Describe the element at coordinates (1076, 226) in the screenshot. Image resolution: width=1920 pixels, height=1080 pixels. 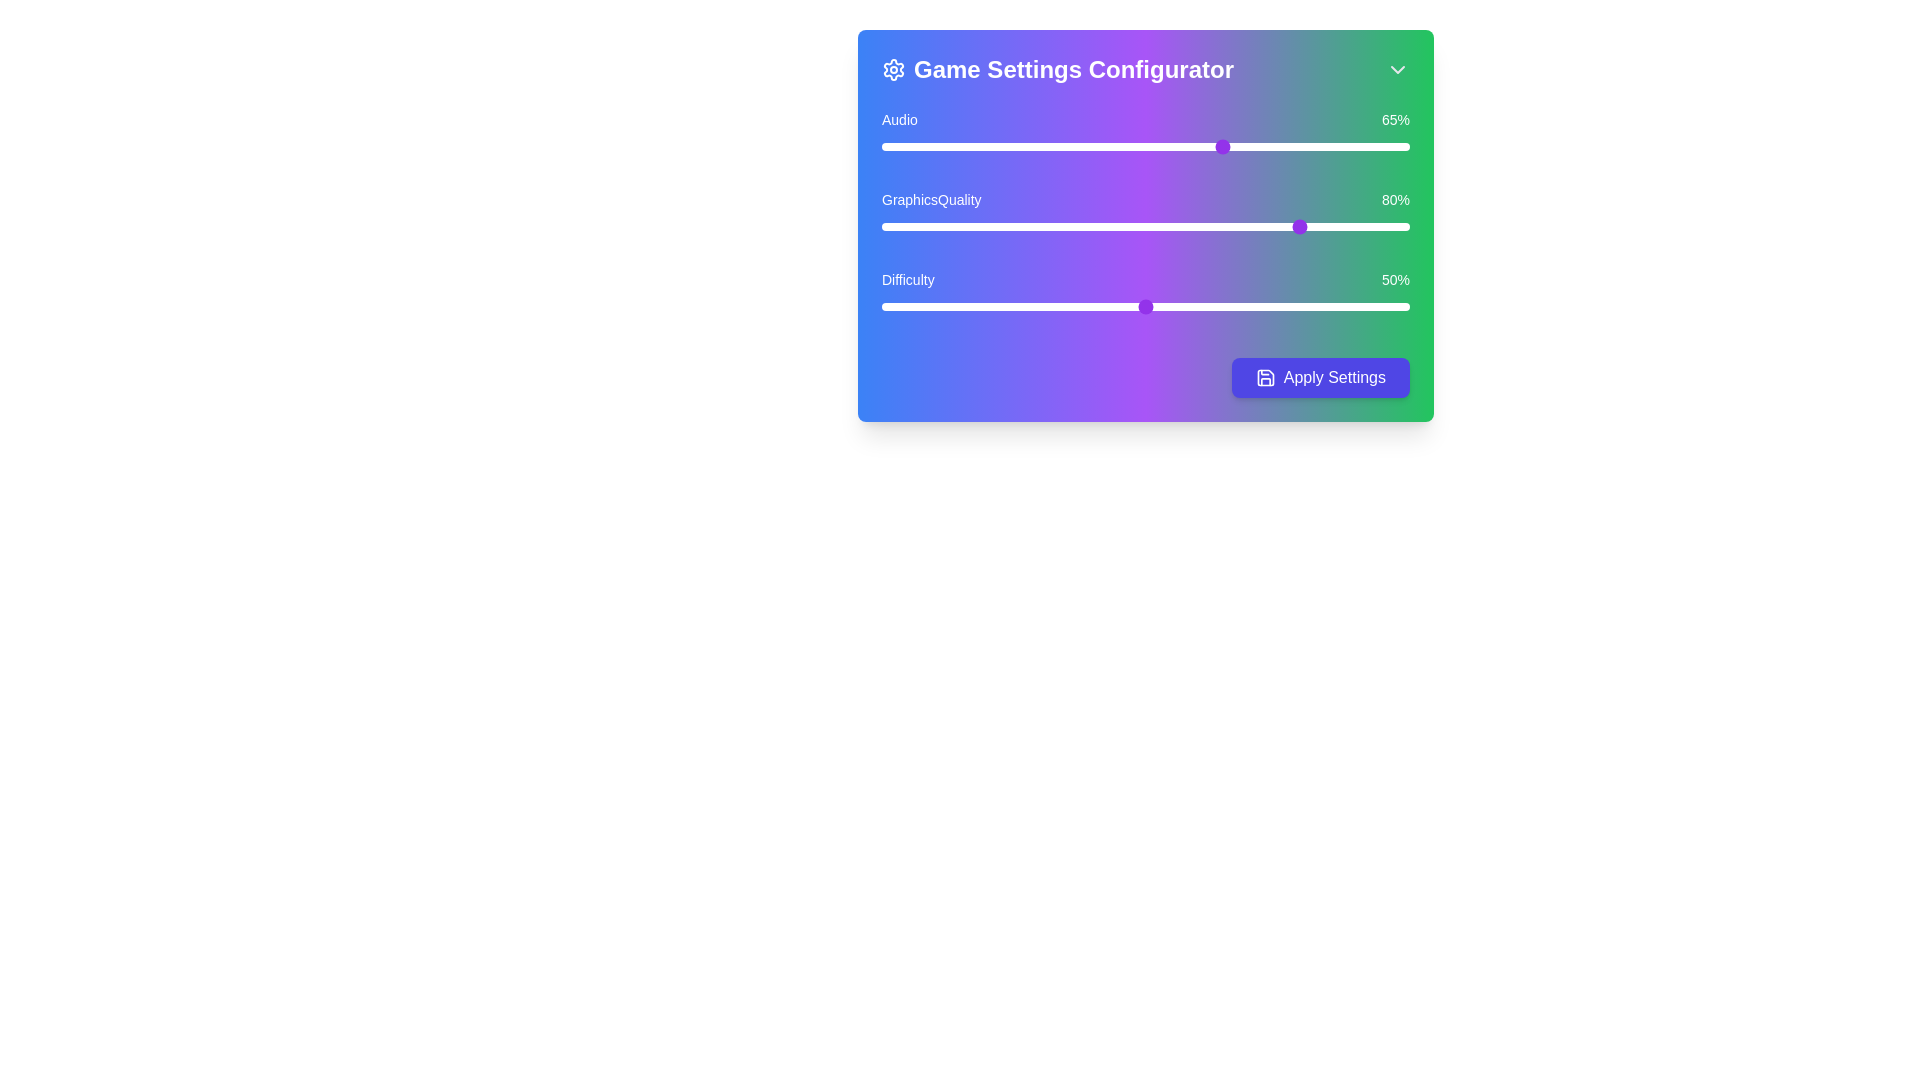
I see `the Graphics Quality` at that location.